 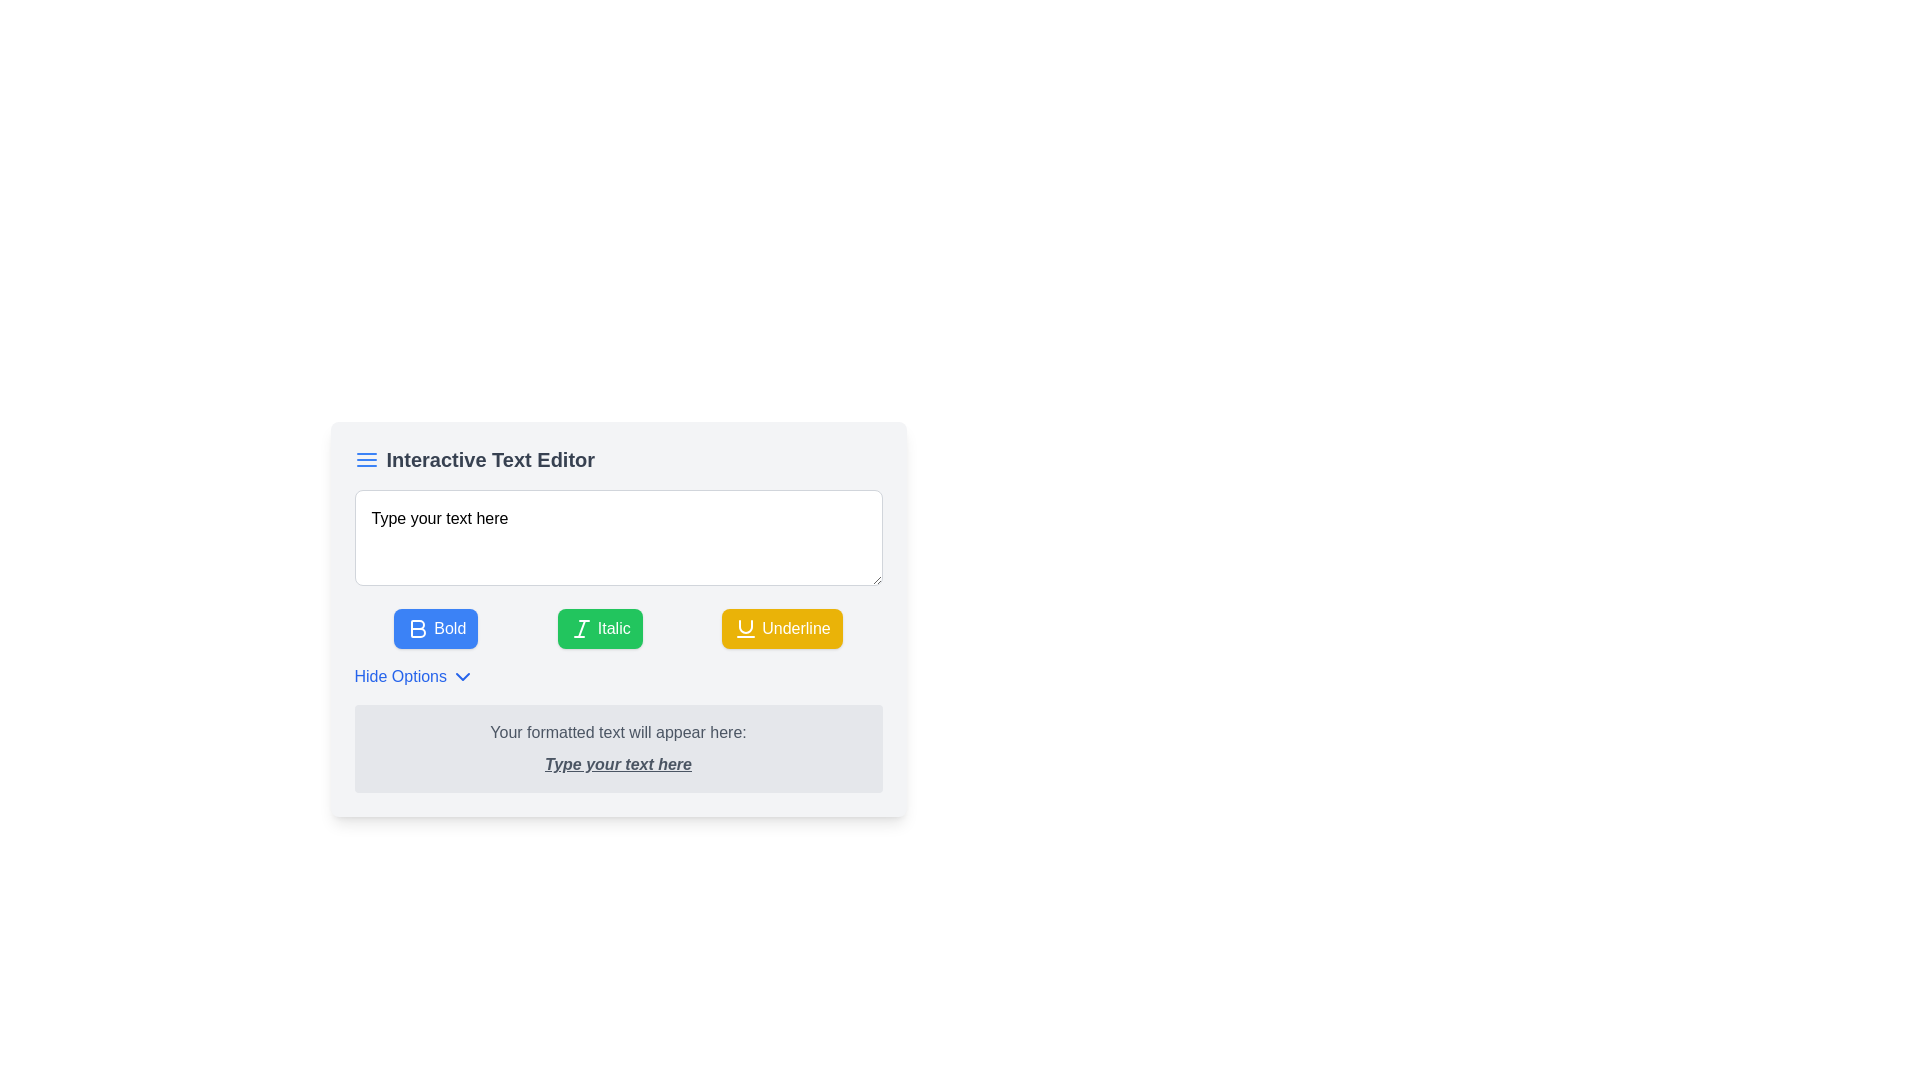 I want to click on the underline formatting icon located within the 'Underline' button, which is positioned to the left of the button's label text, so click(x=745, y=627).